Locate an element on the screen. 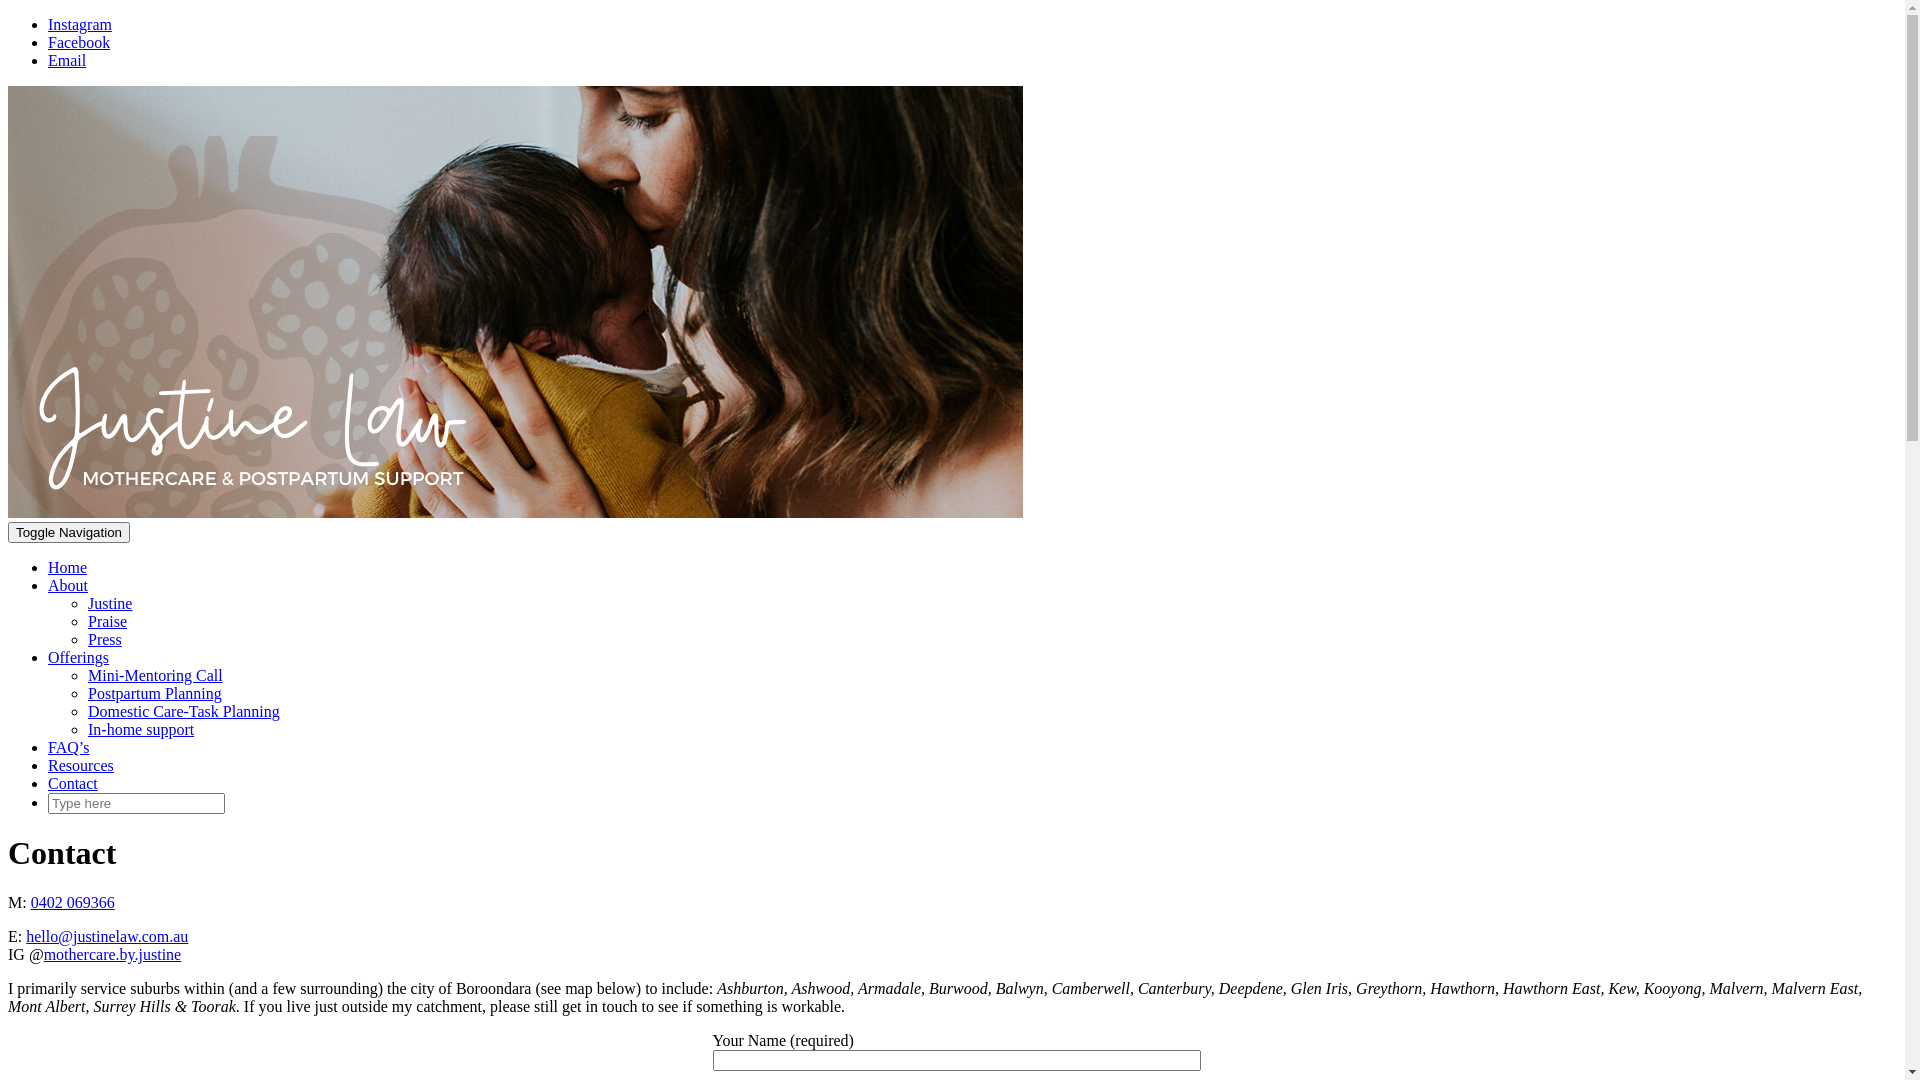  'Press' is located at coordinates (104, 639).